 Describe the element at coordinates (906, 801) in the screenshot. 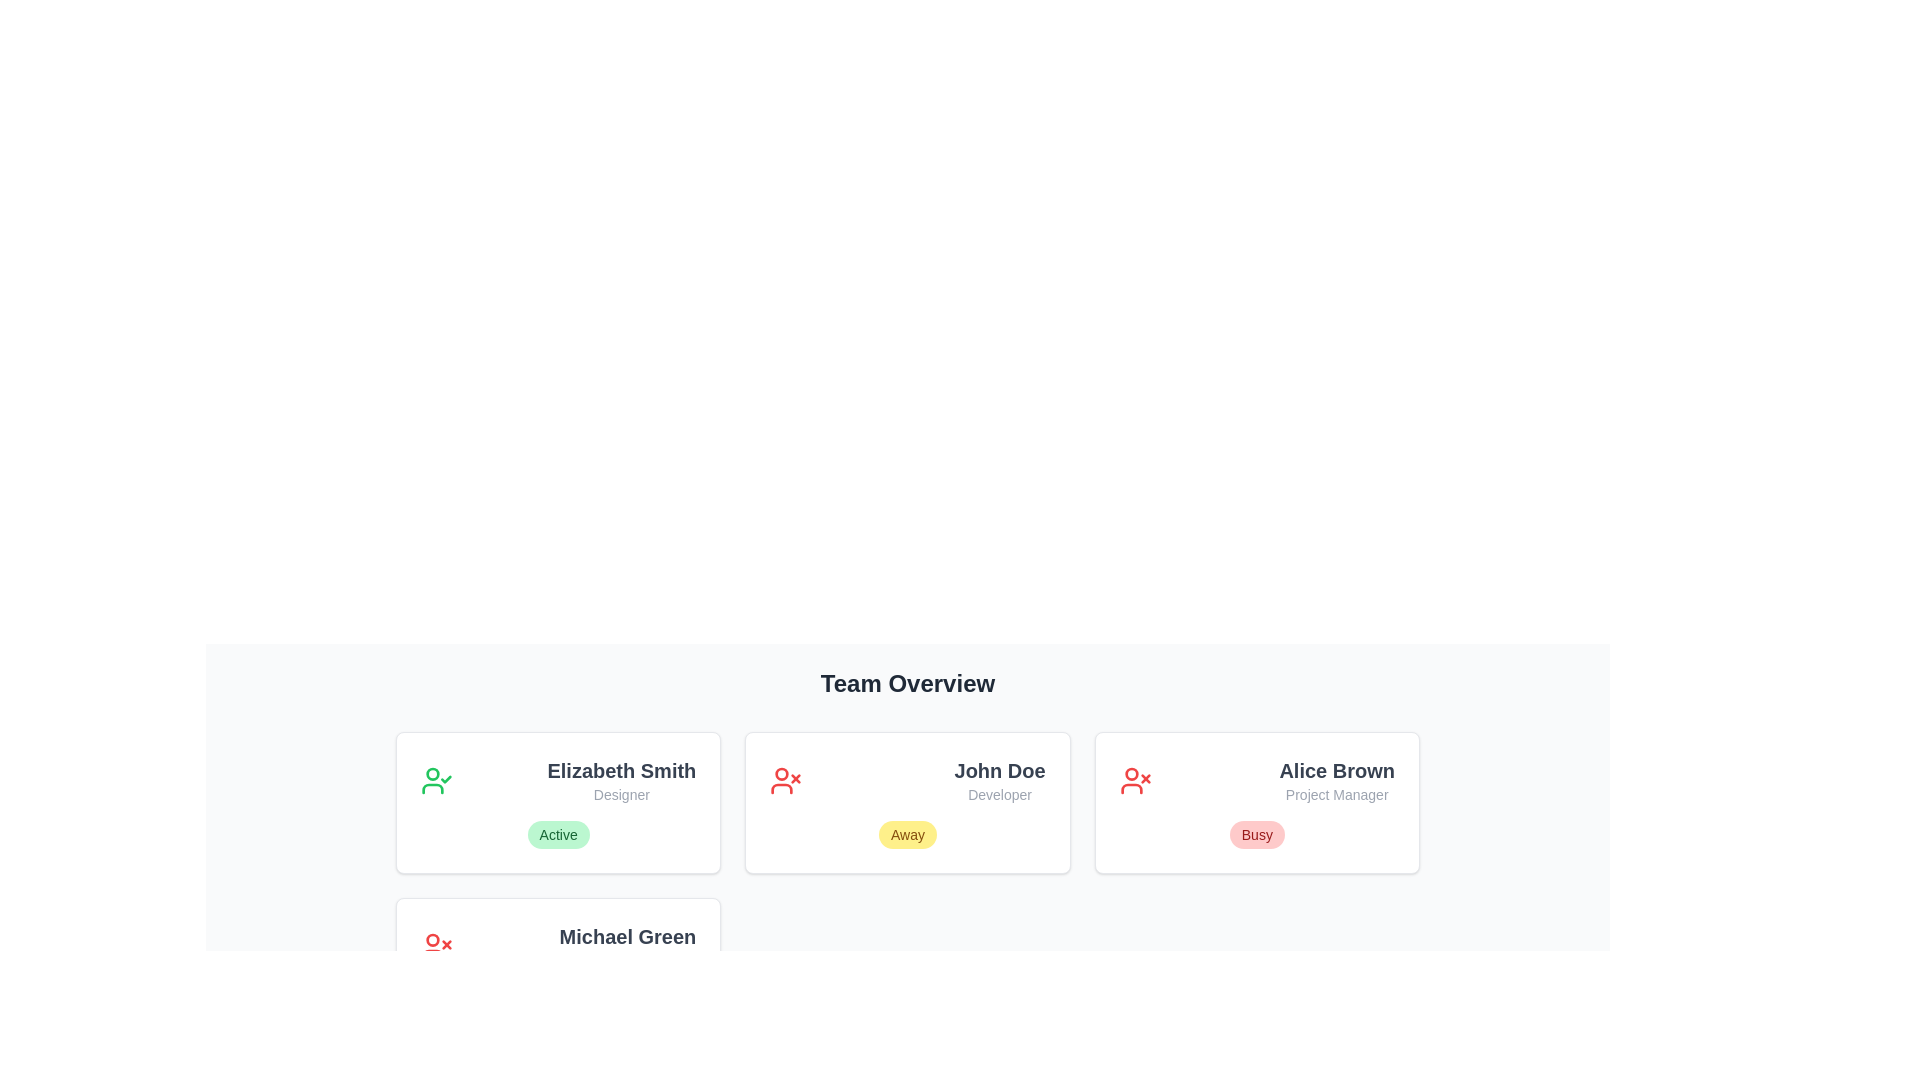

I see `the status indicator of the Profile card for 'John Doe', which is highlighted in a distinct yellow bubble` at that location.